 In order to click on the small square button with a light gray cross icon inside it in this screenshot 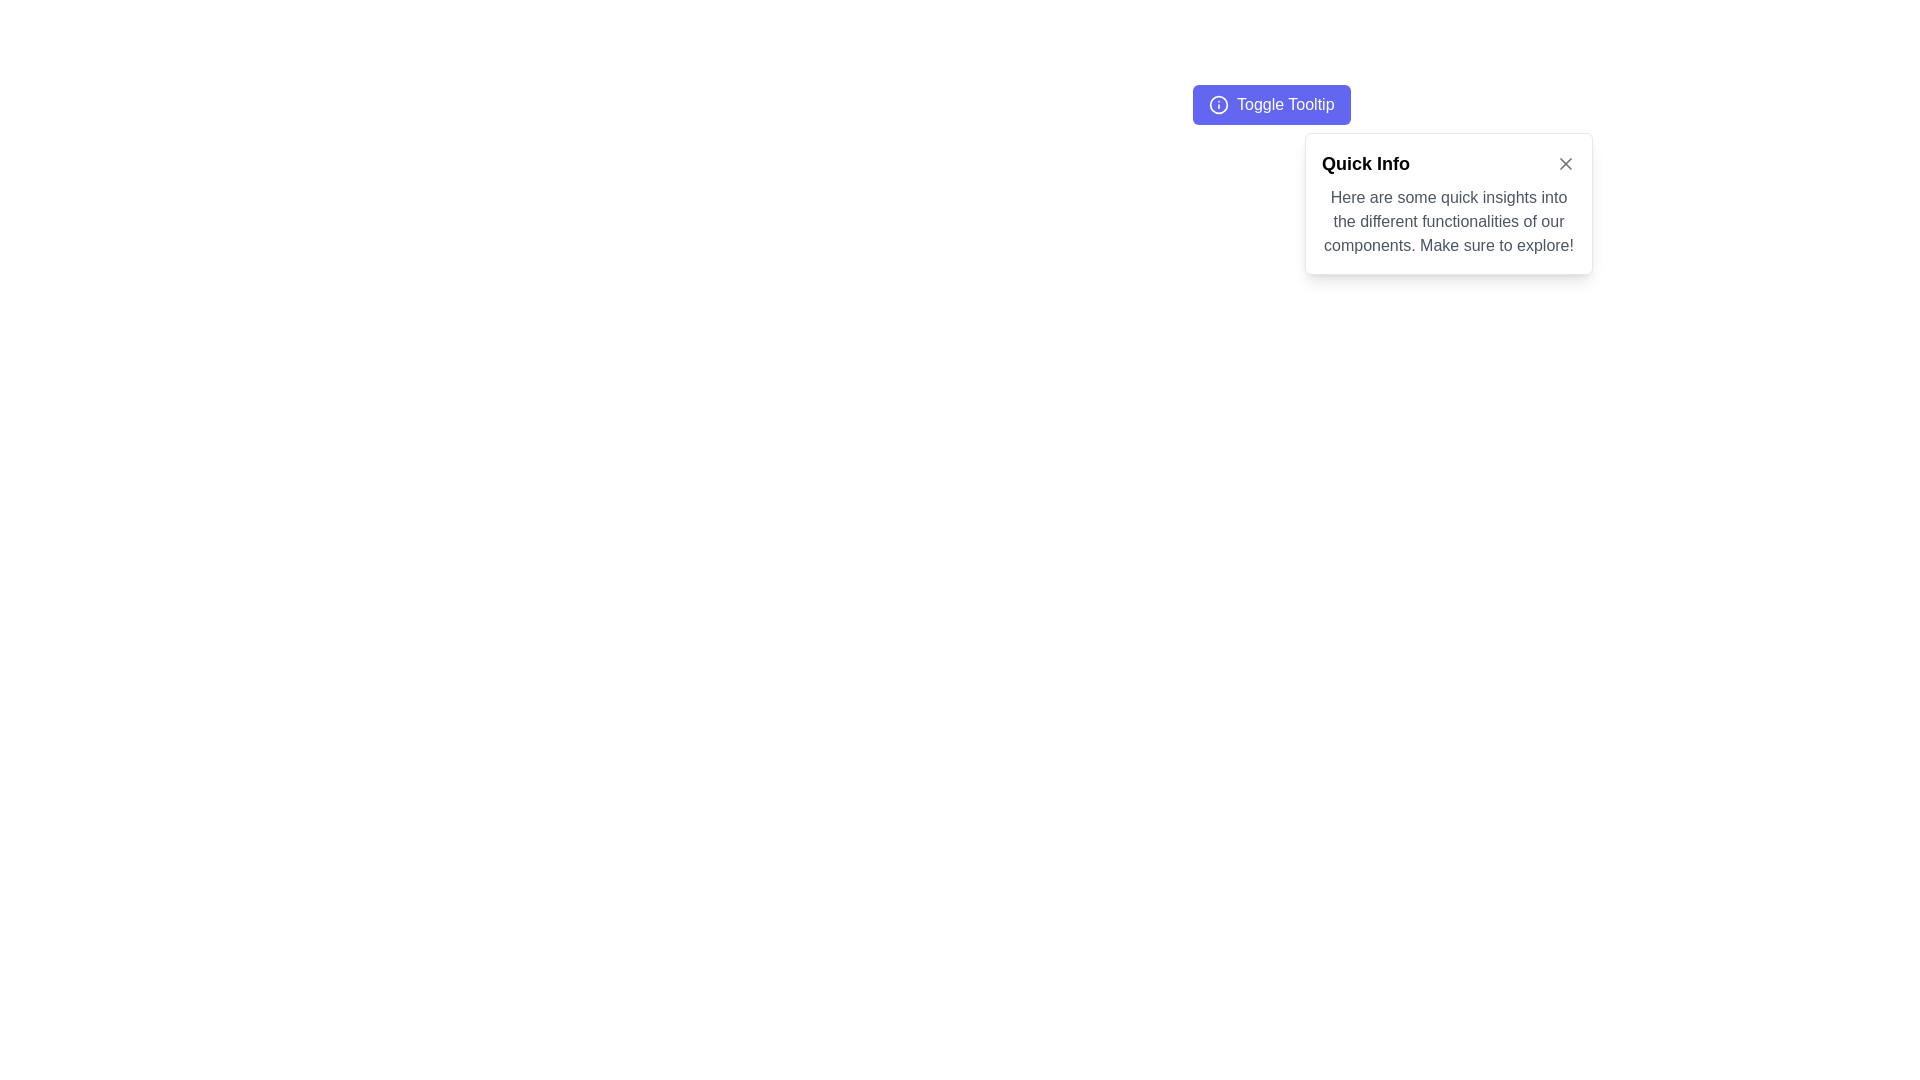, I will do `click(1564, 163)`.